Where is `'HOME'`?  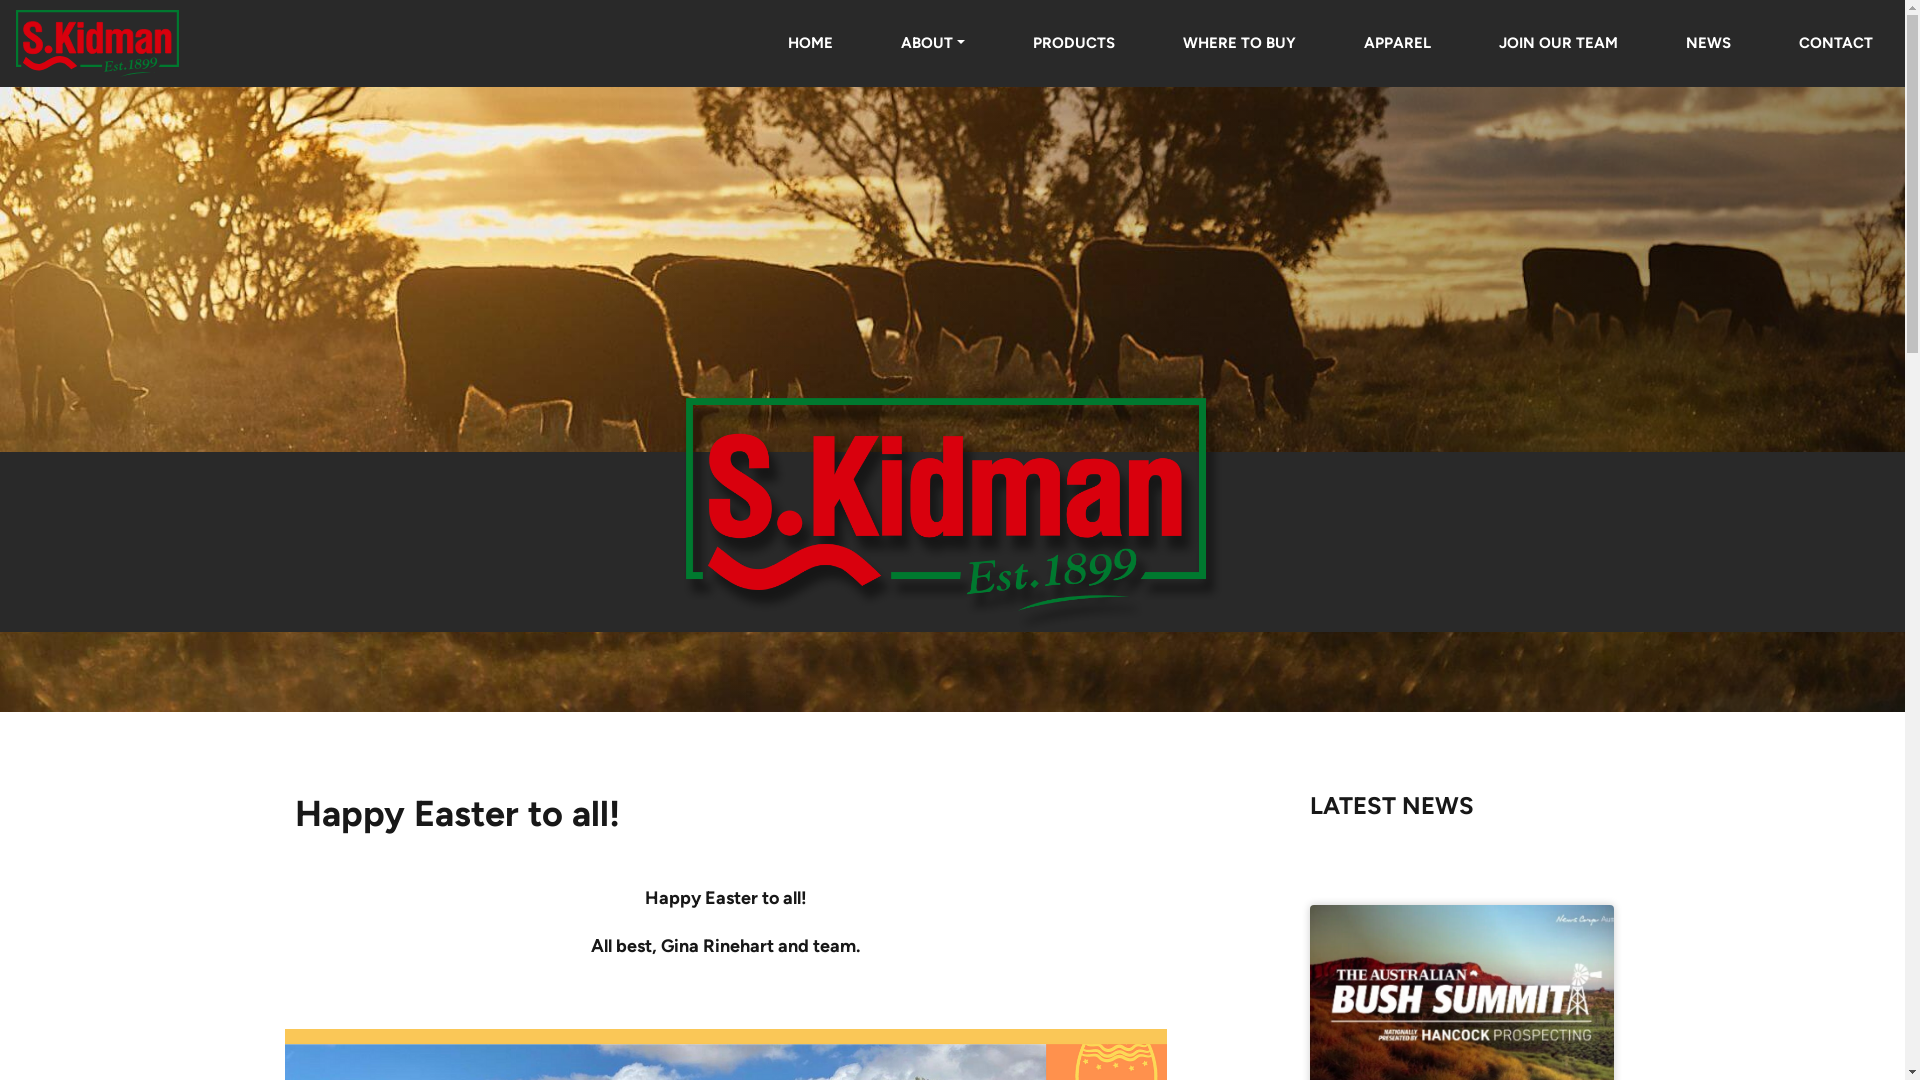 'HOME' is located at coordinates (810, 42).